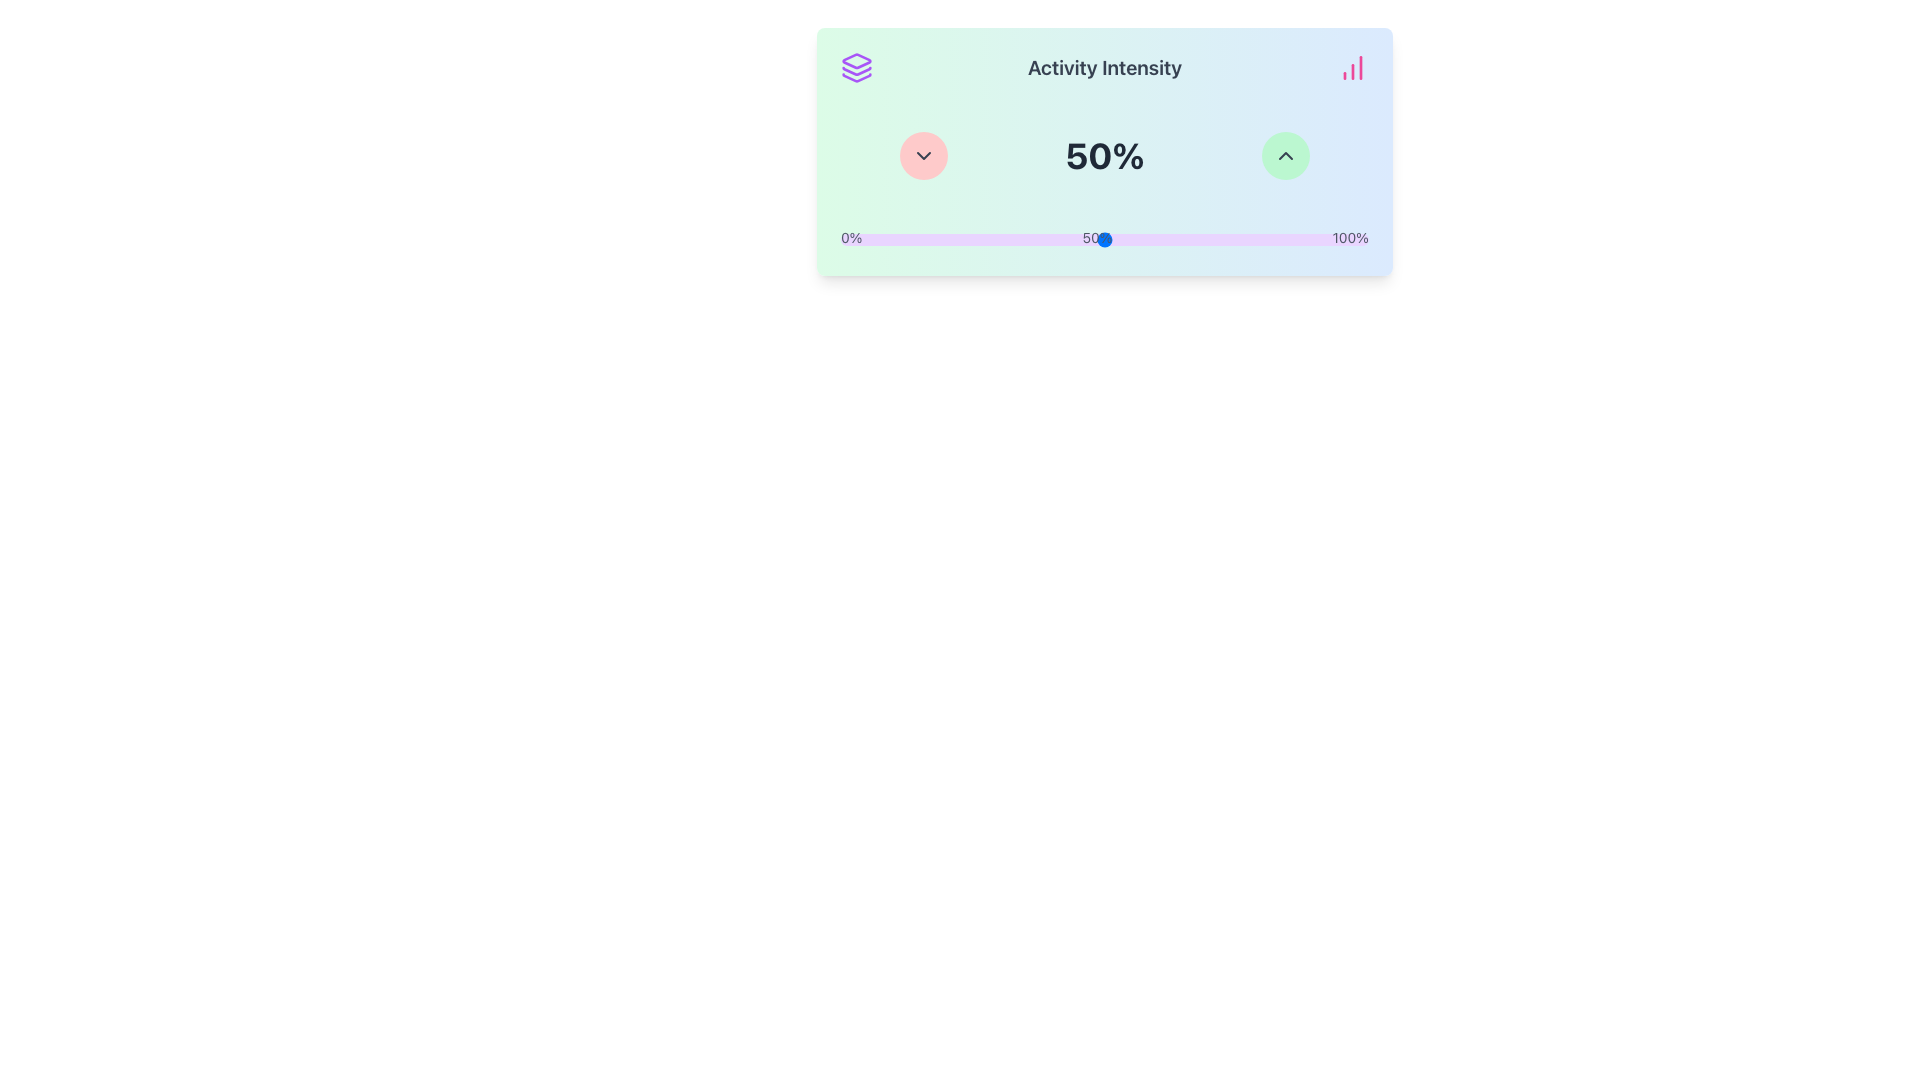  I want to click on the Text Label displaying '0%' which indicates the starting value of a slider widget, located on the leftmost side of the slider, so click(851, 238).